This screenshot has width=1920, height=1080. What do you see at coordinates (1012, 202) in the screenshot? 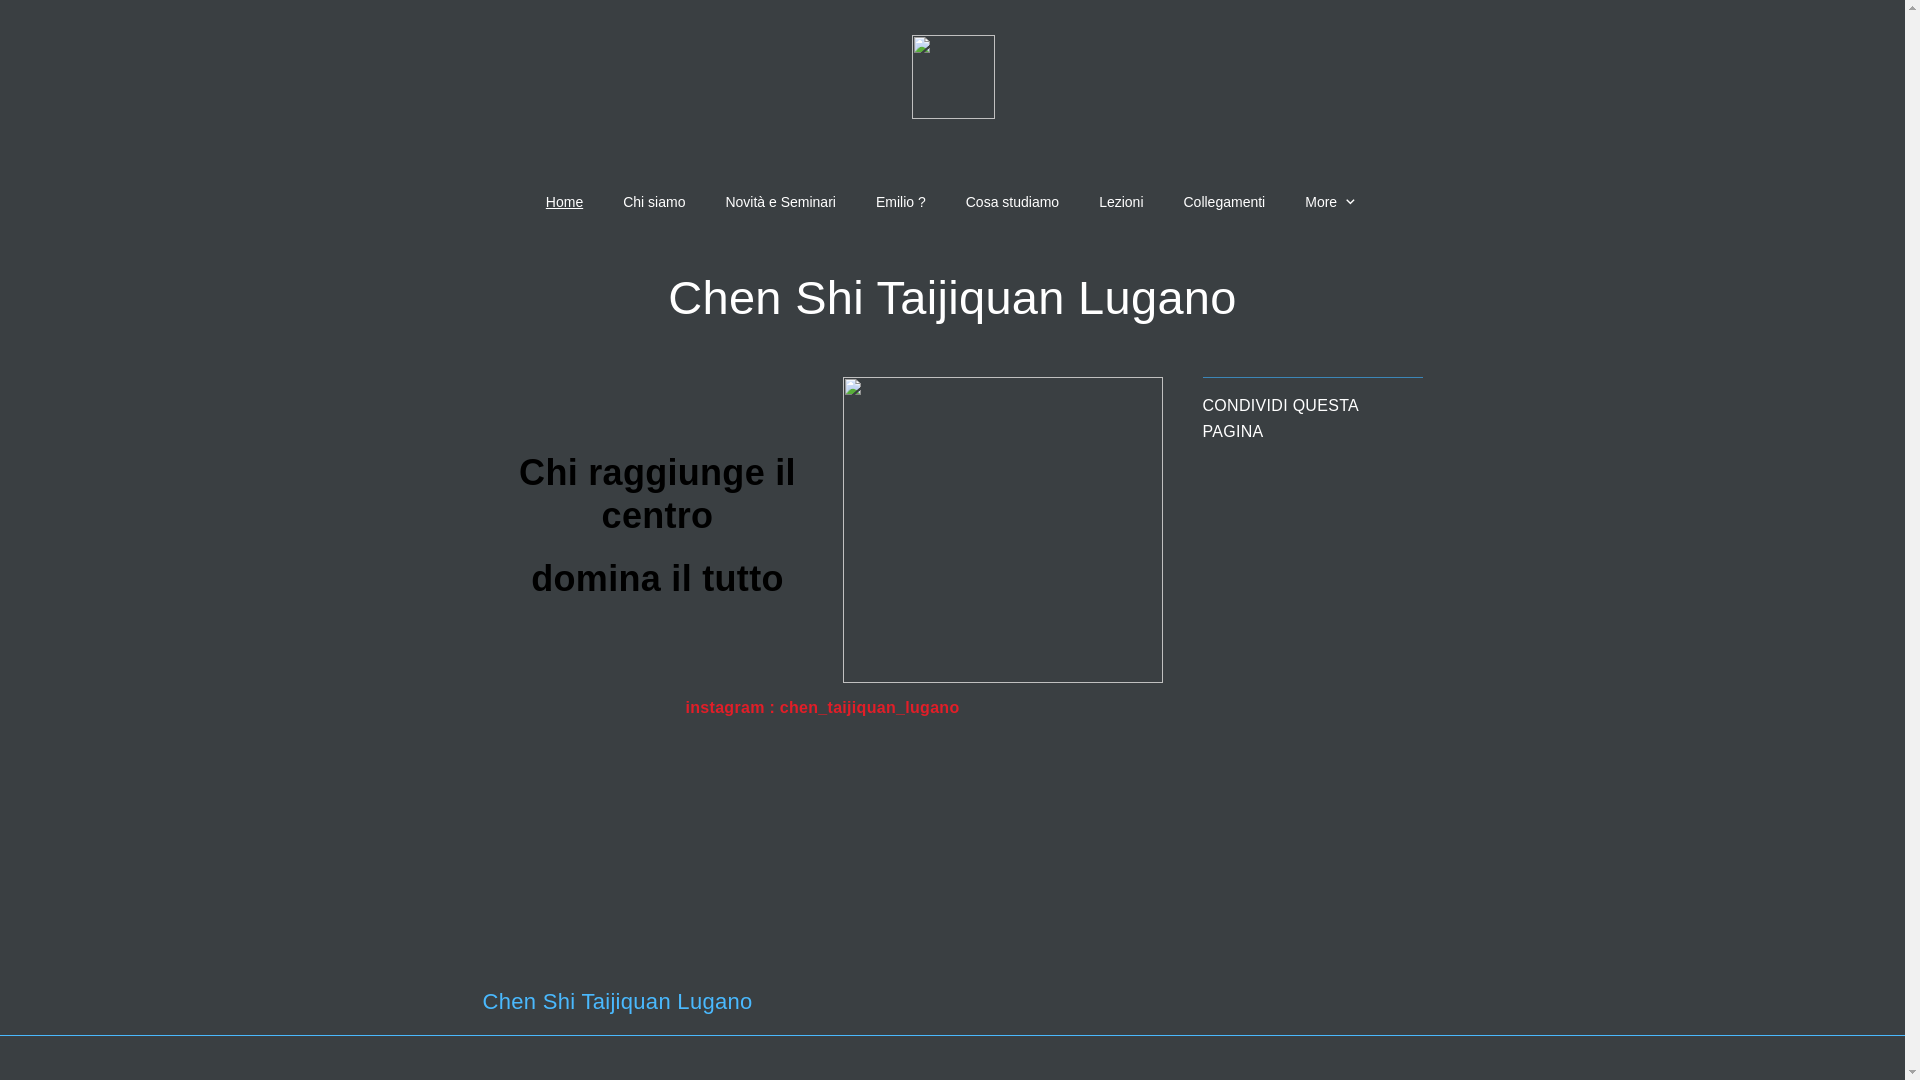
I see `'Cosa studiamo'` at bounding box center [1012, 202].